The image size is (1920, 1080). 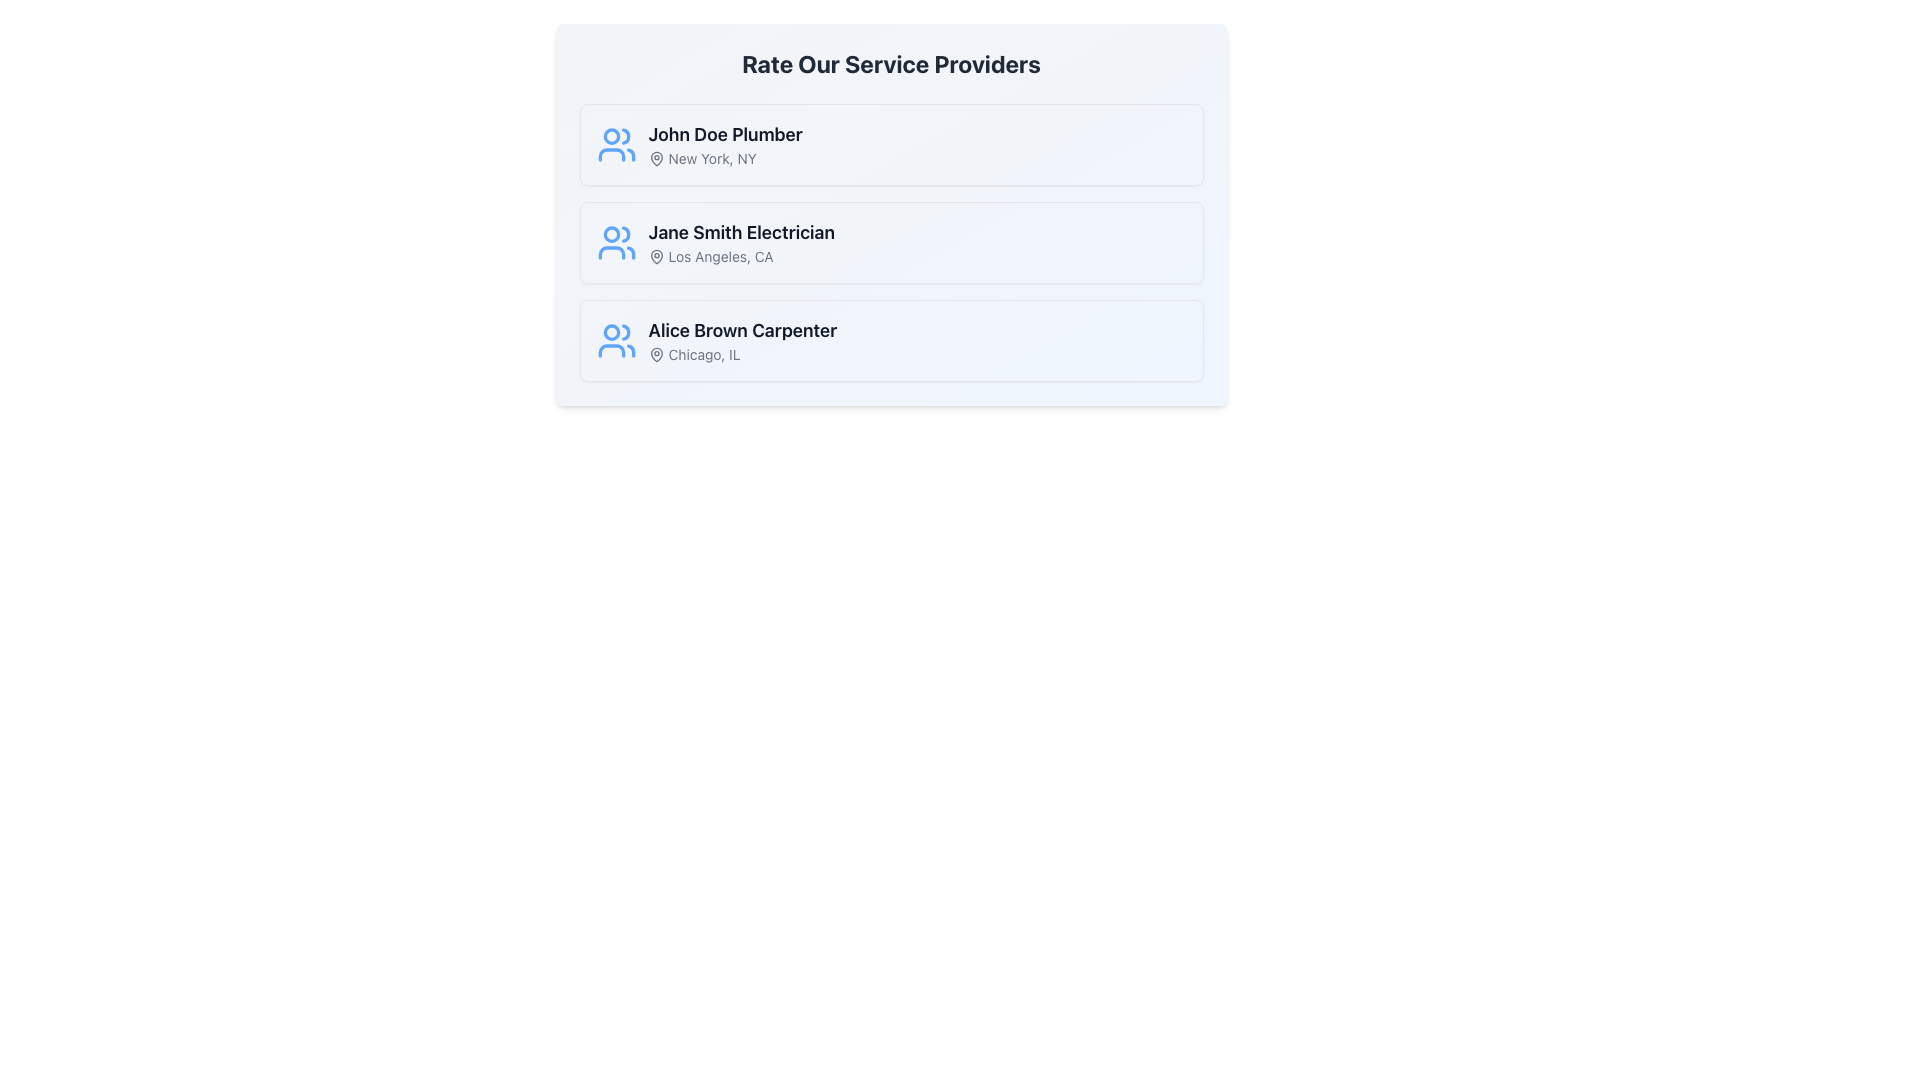 What do you see at coordinates (715, 242) in the screenshot?
I see `the second row in the 'Rate Our Service Providers' panel that displays the user's profile information including their name, profession, and location` at bounding box center [715, 242].